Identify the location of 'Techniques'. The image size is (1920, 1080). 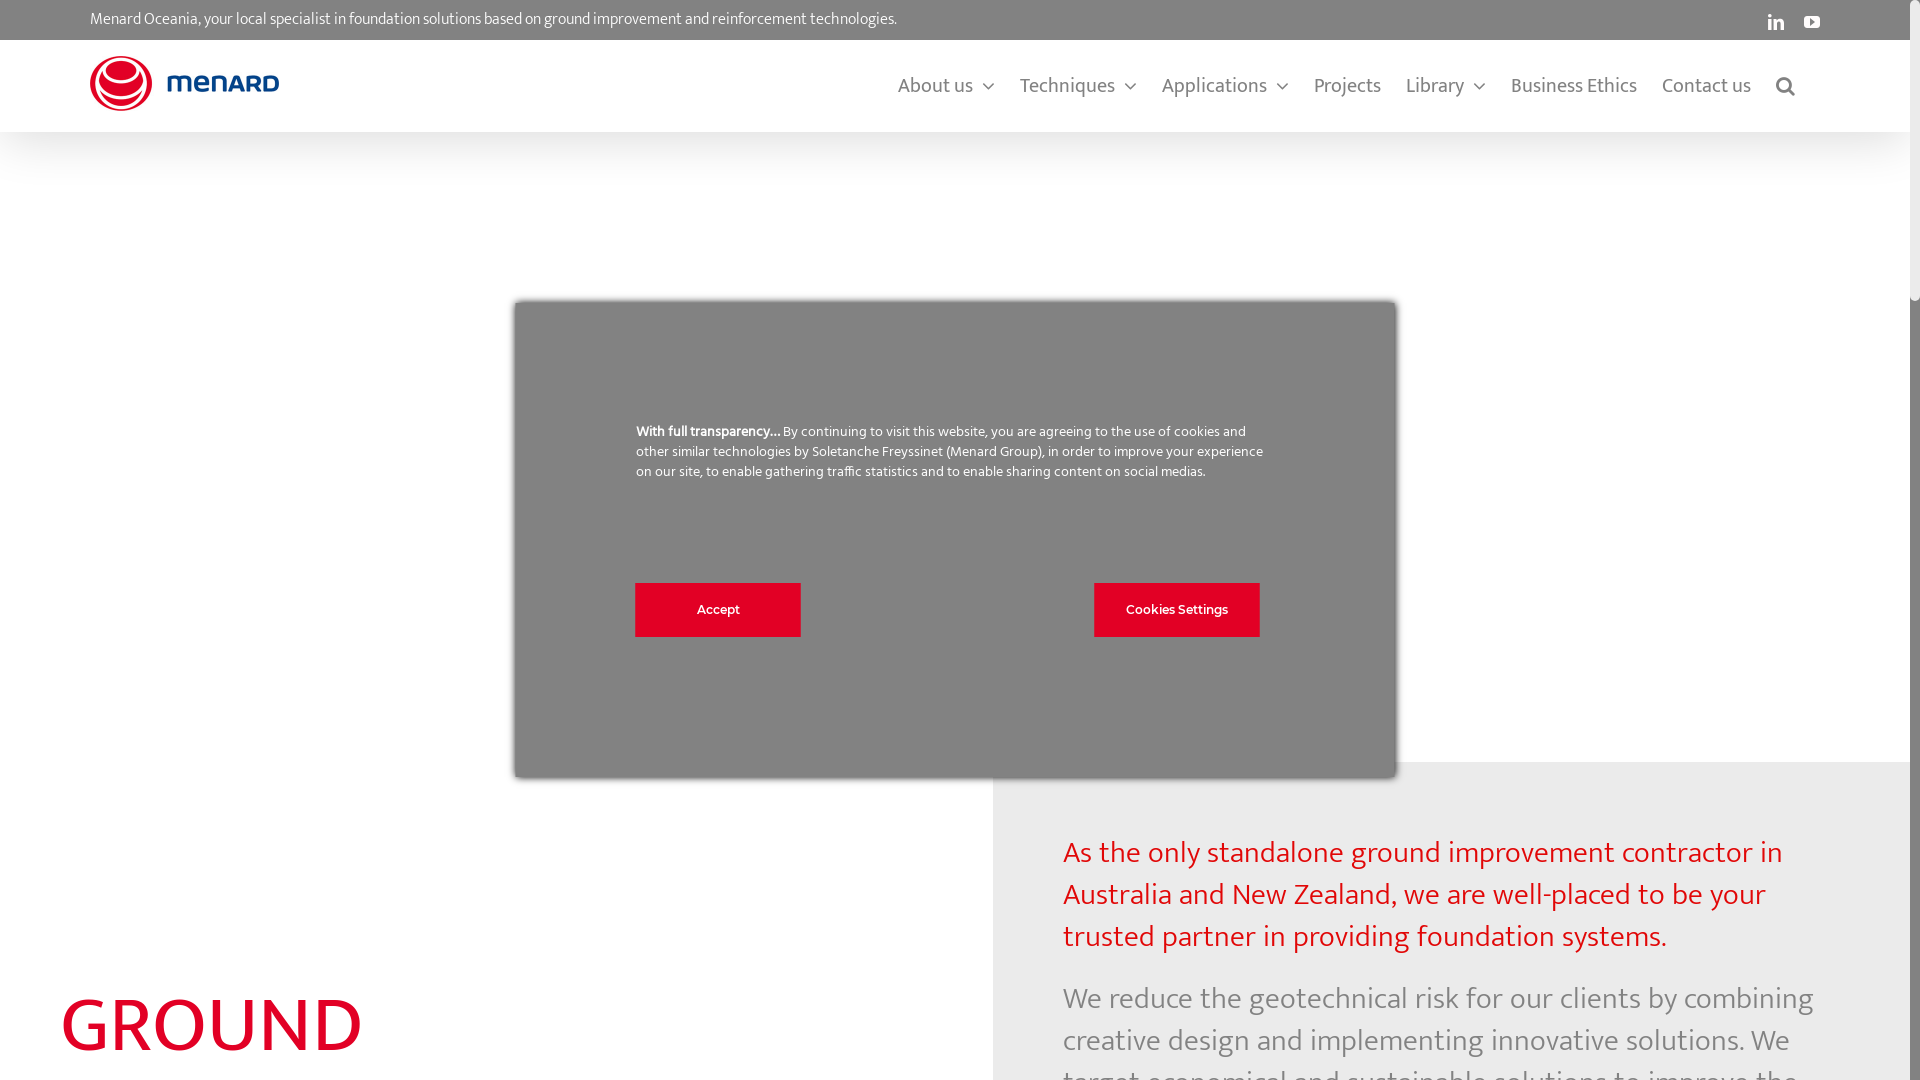
(1019, 84).